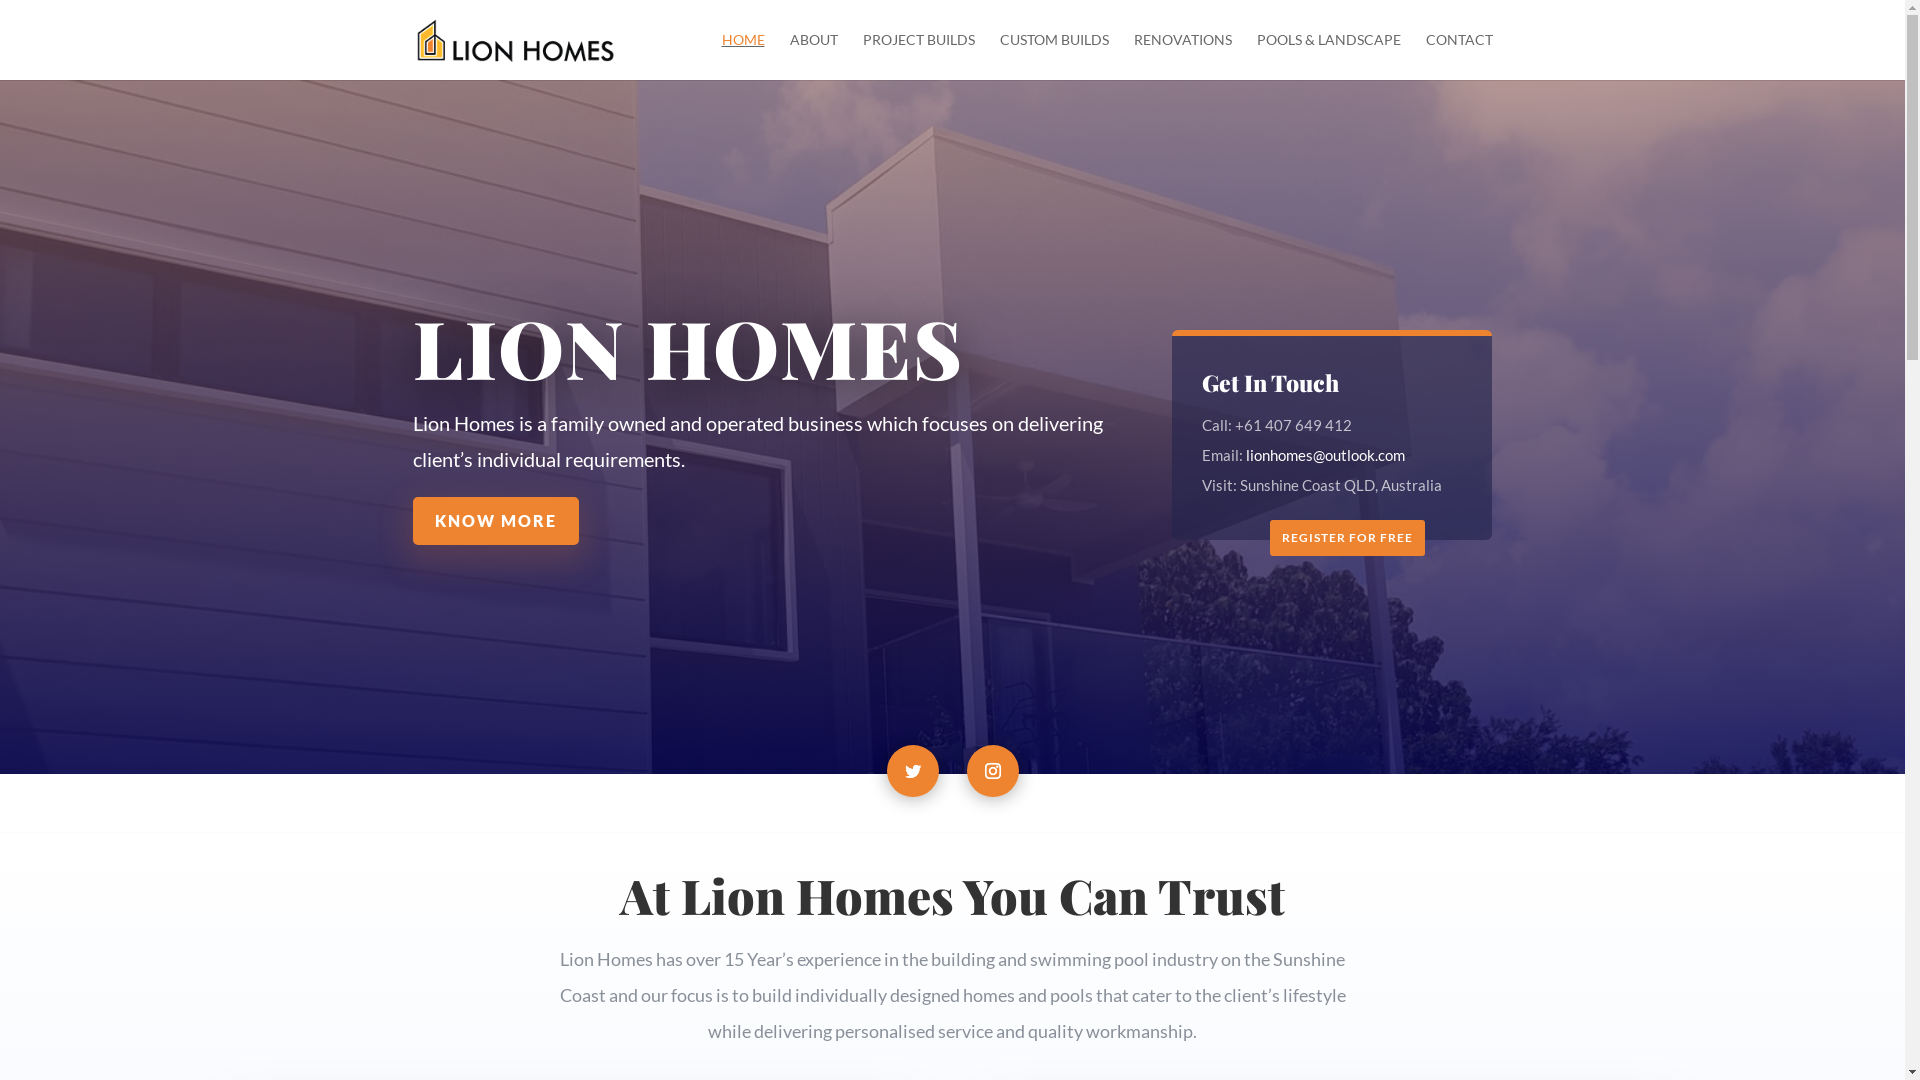 The width and height of the screenshot is (1920, 1080). What do you see at coordinates (1328, 55) in the screenshot?
I see `'POOLS & LANDSCAPE'` at bounding box center [1328, 55].